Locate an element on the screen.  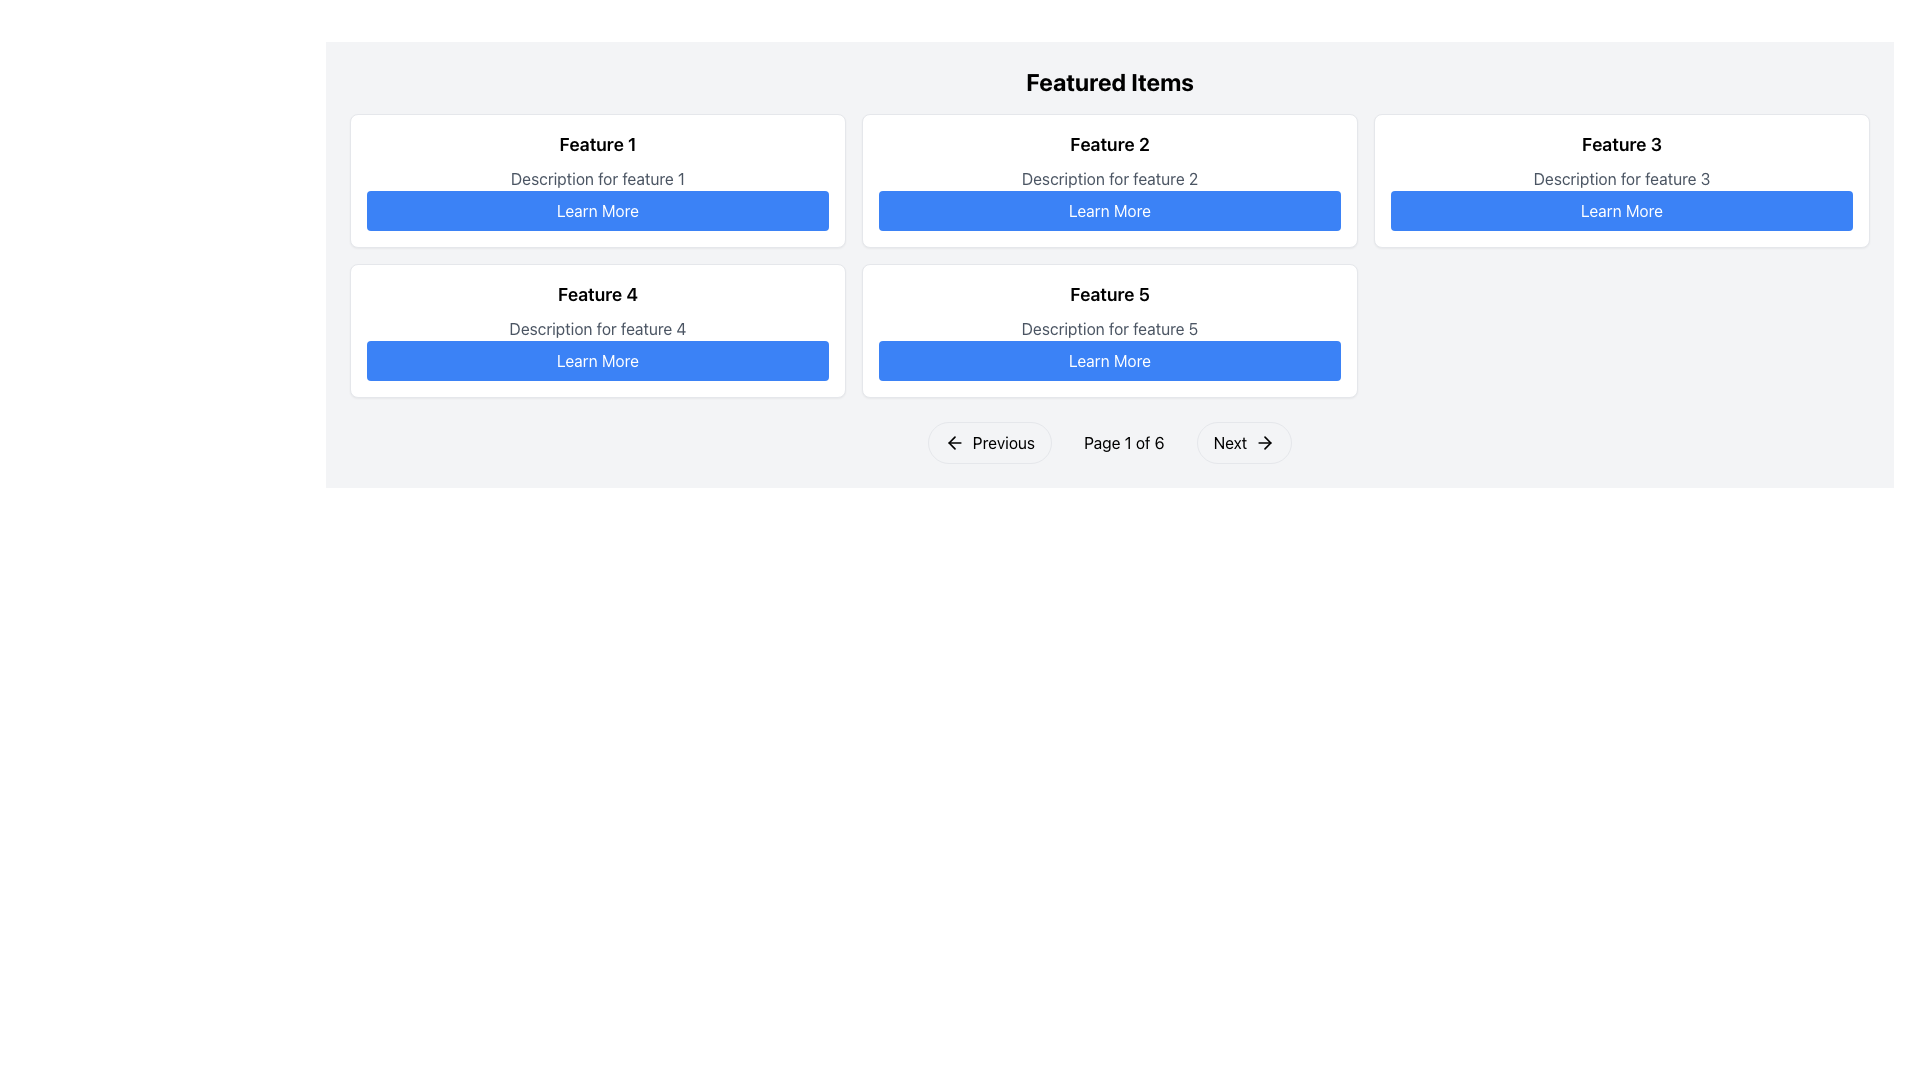
the static text label that reads 'Description for feature 3', which is located beneath the title within the 'Feature 3' box is located at coordinates (1622, 177).